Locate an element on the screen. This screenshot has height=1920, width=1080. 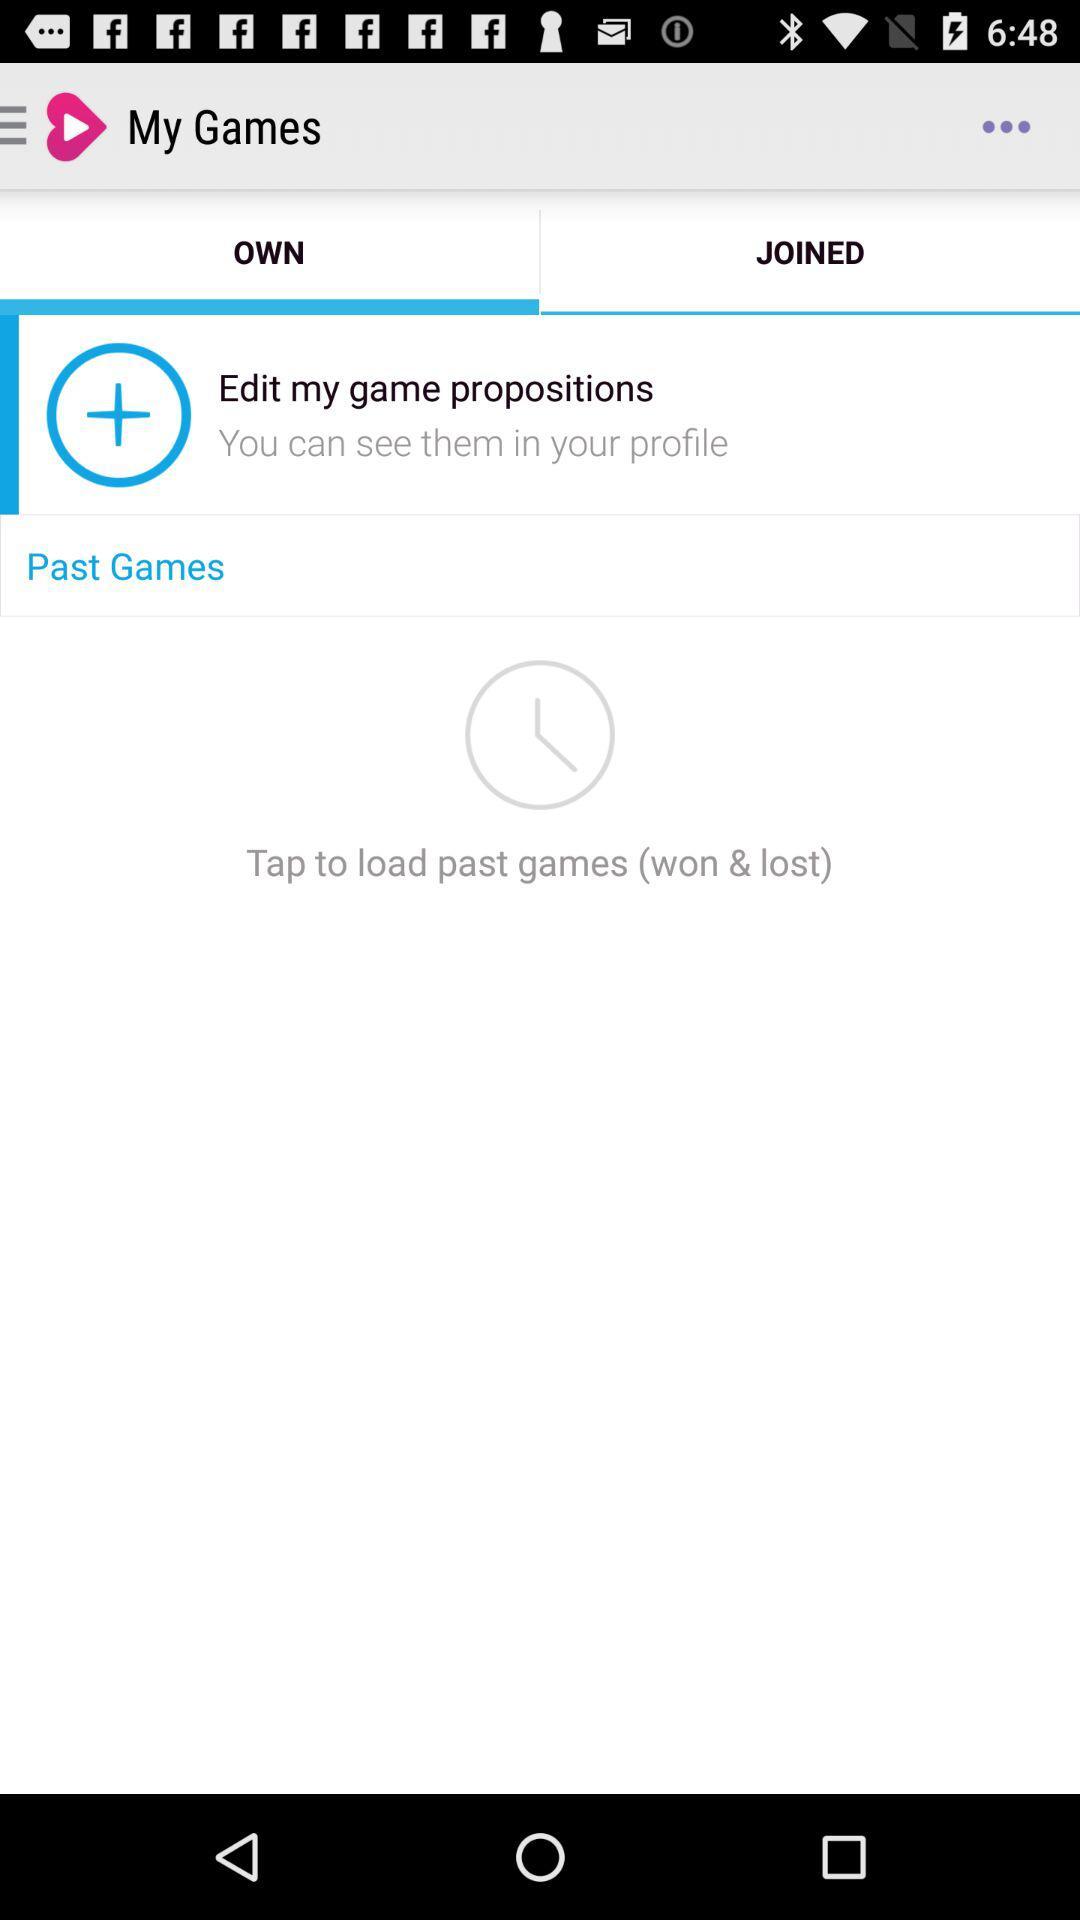
the item to the right of the my games item is located at coordinates (1006, 124).